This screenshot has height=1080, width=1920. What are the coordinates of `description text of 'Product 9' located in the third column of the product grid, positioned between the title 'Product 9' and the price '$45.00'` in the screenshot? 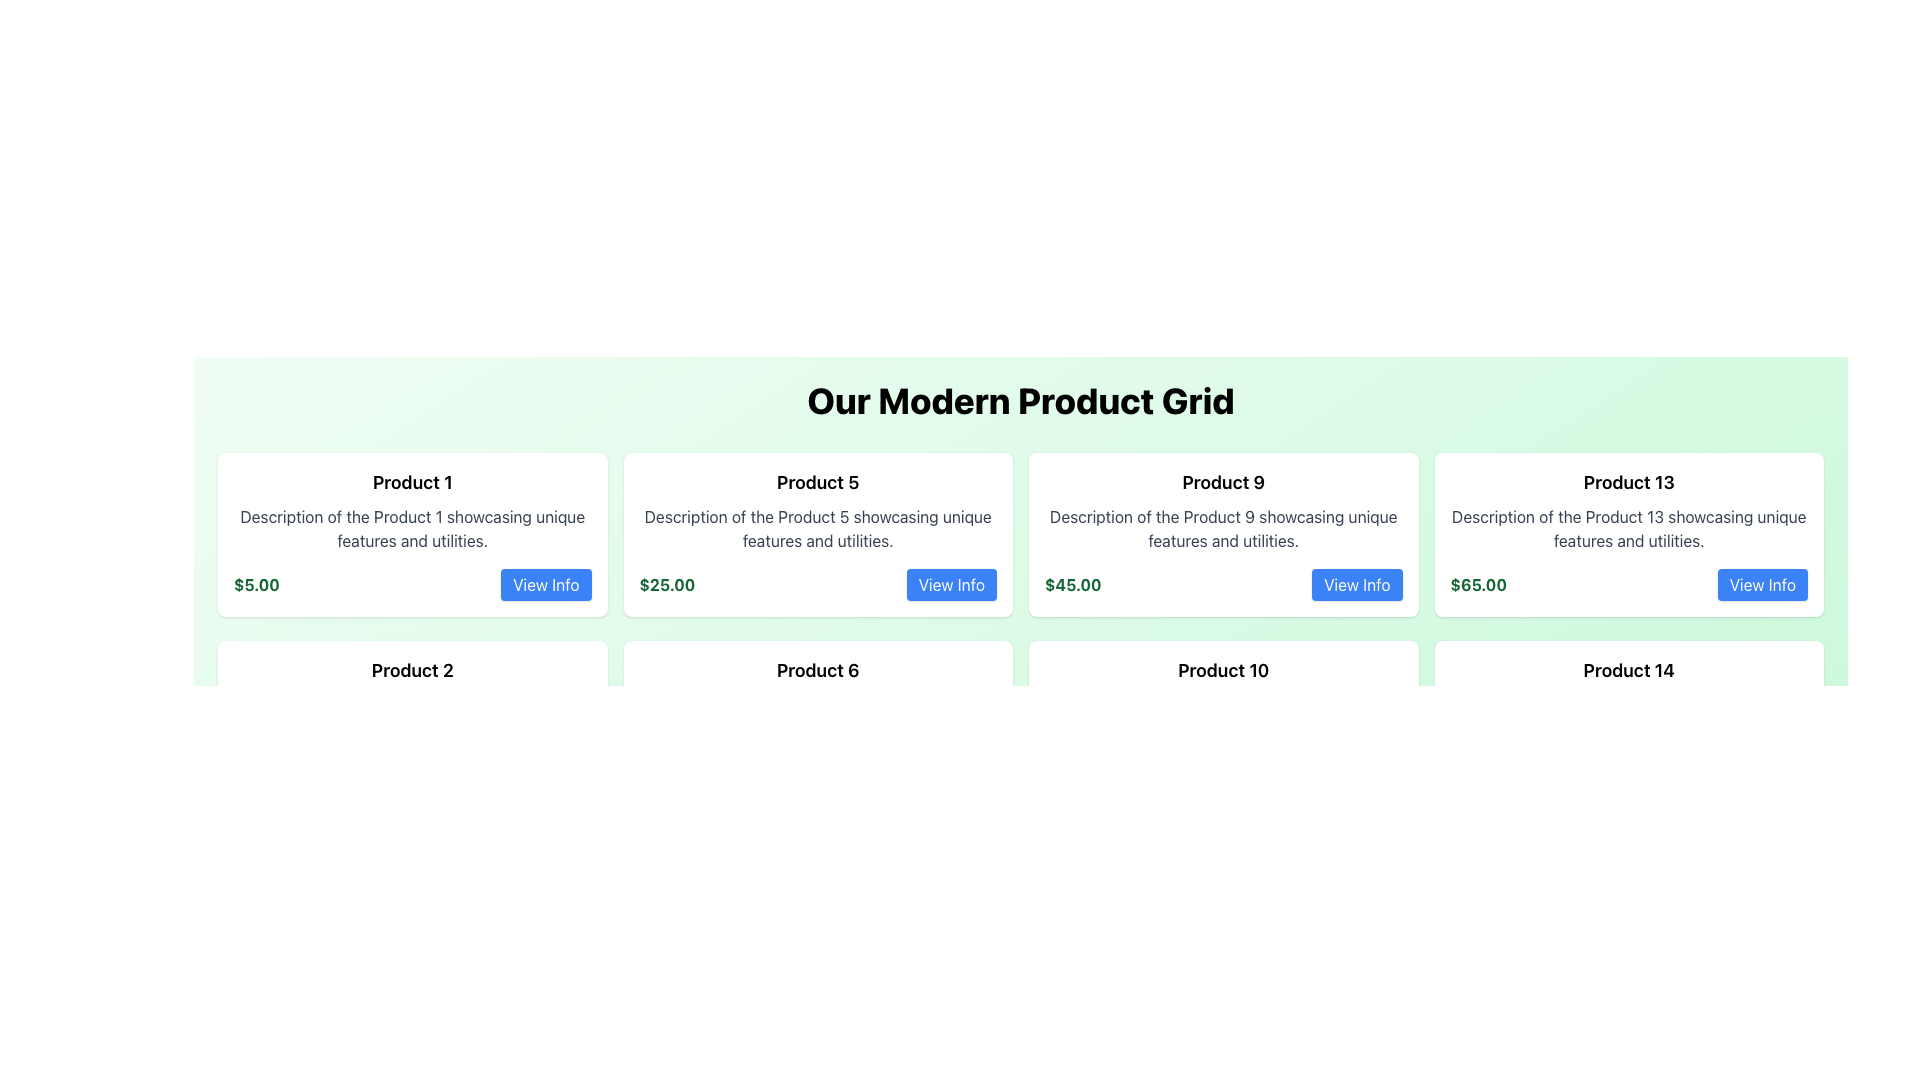 It's located at (1222, 527).